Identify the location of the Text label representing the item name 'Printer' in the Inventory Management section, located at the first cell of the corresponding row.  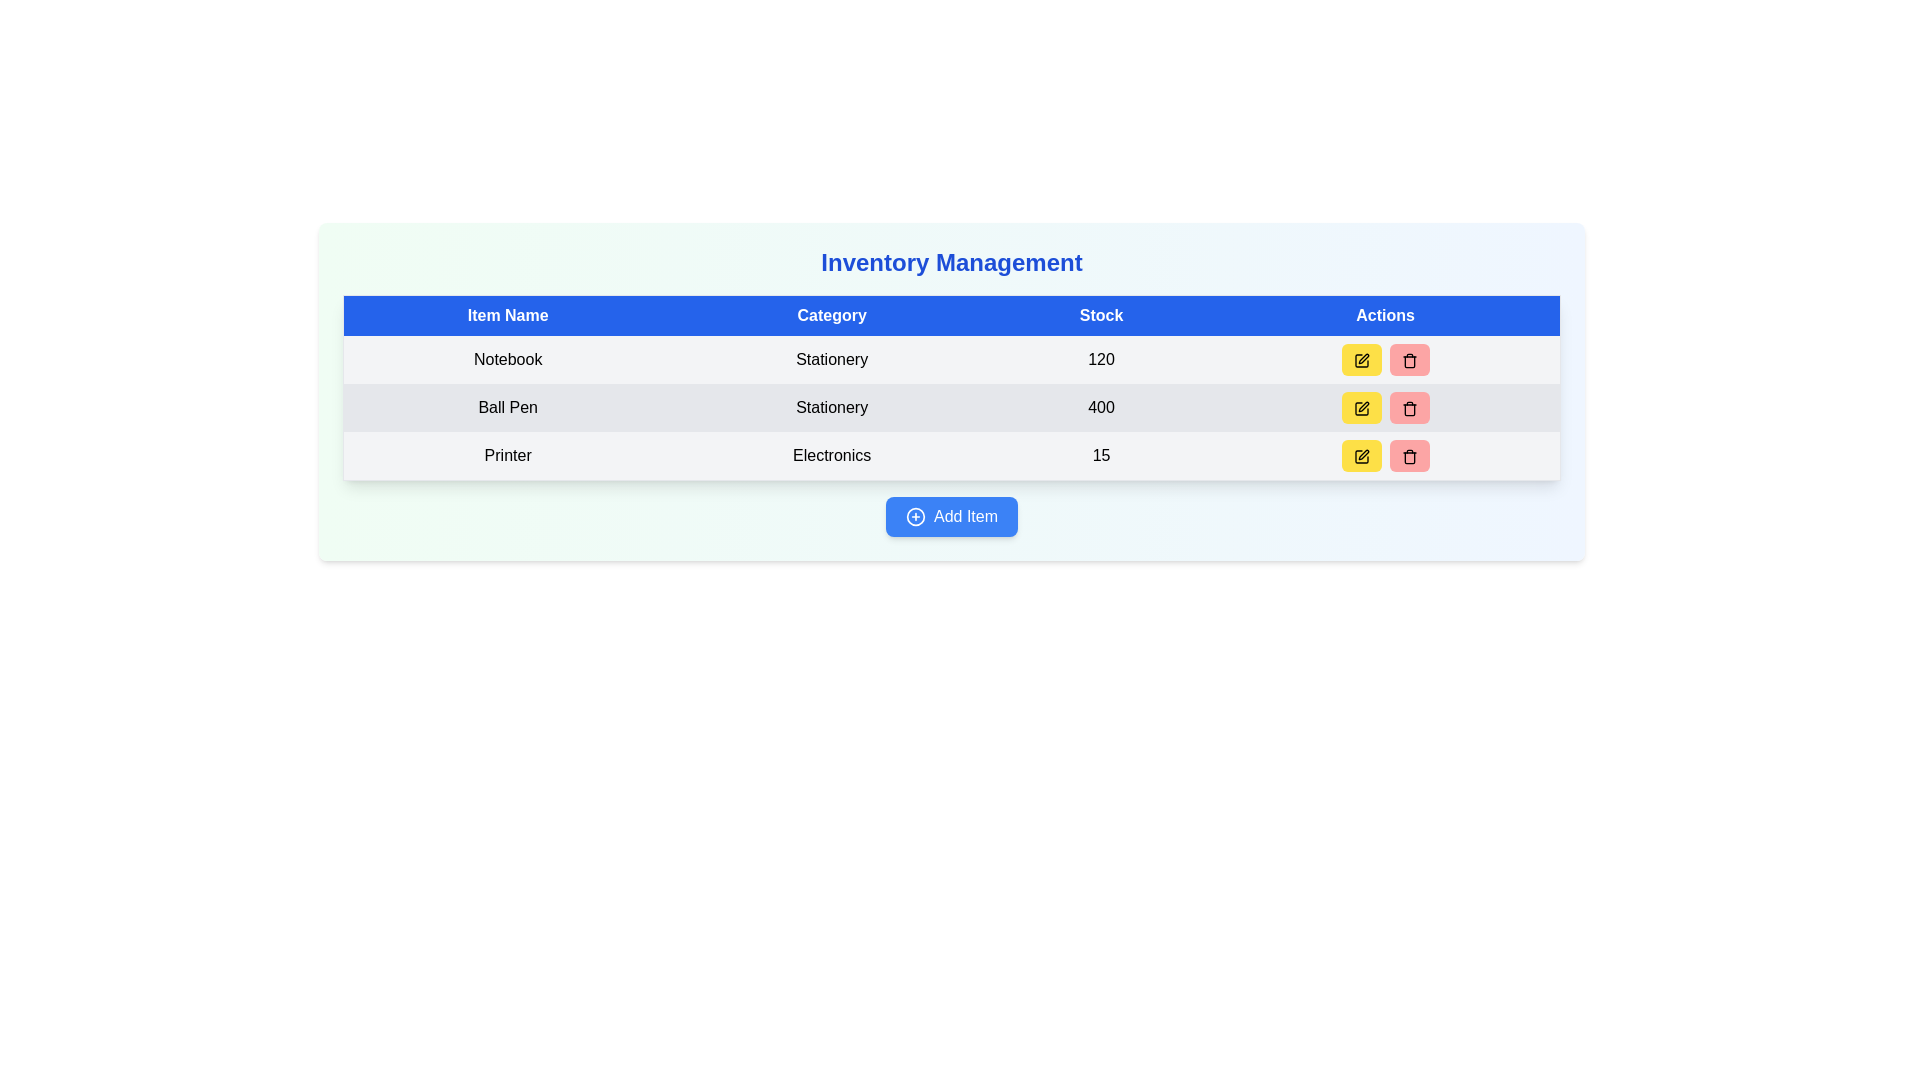
(507, 456).